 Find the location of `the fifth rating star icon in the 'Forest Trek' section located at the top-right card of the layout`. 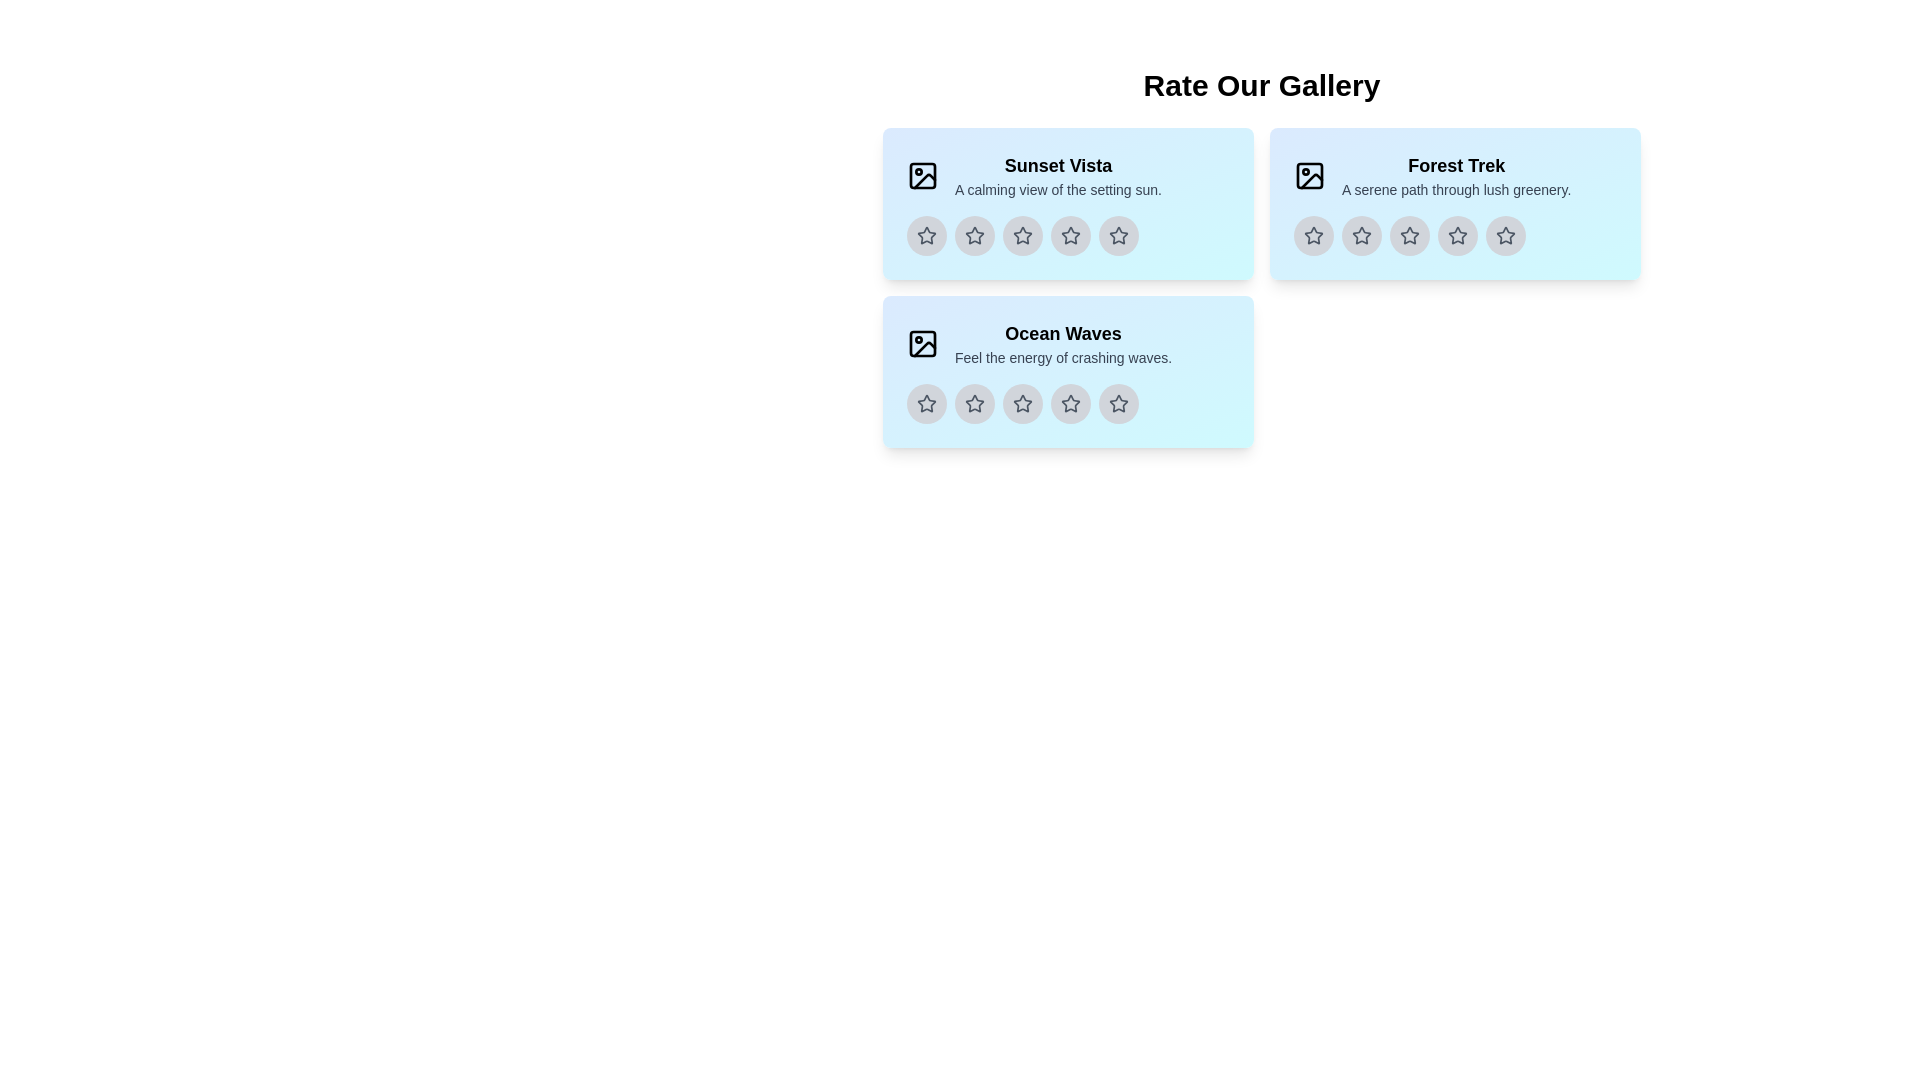

the fifth rating star icon in the 'Forest Trek' section located at the top-right card of the layout is located at coordinates (1506, 234).